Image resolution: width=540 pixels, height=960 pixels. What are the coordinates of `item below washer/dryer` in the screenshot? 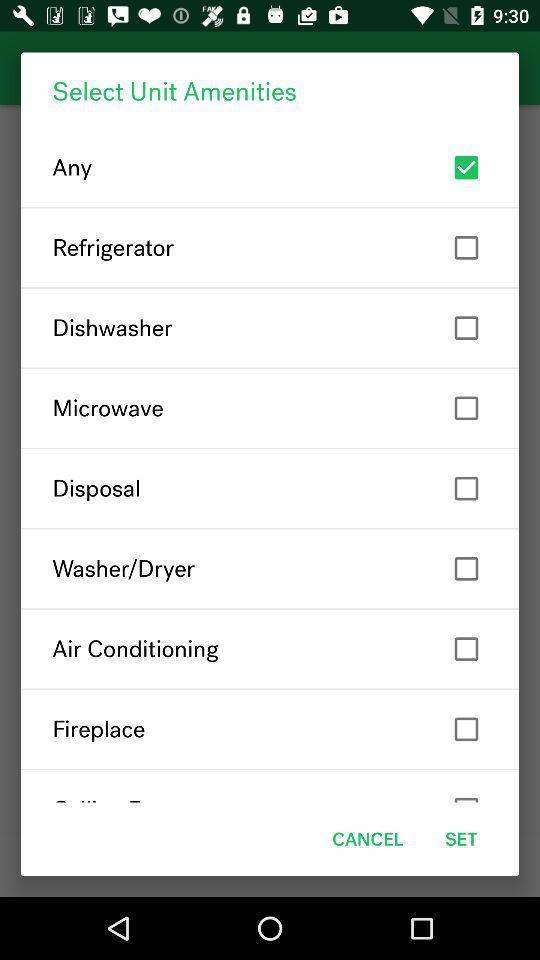 It's located at (270, 648).